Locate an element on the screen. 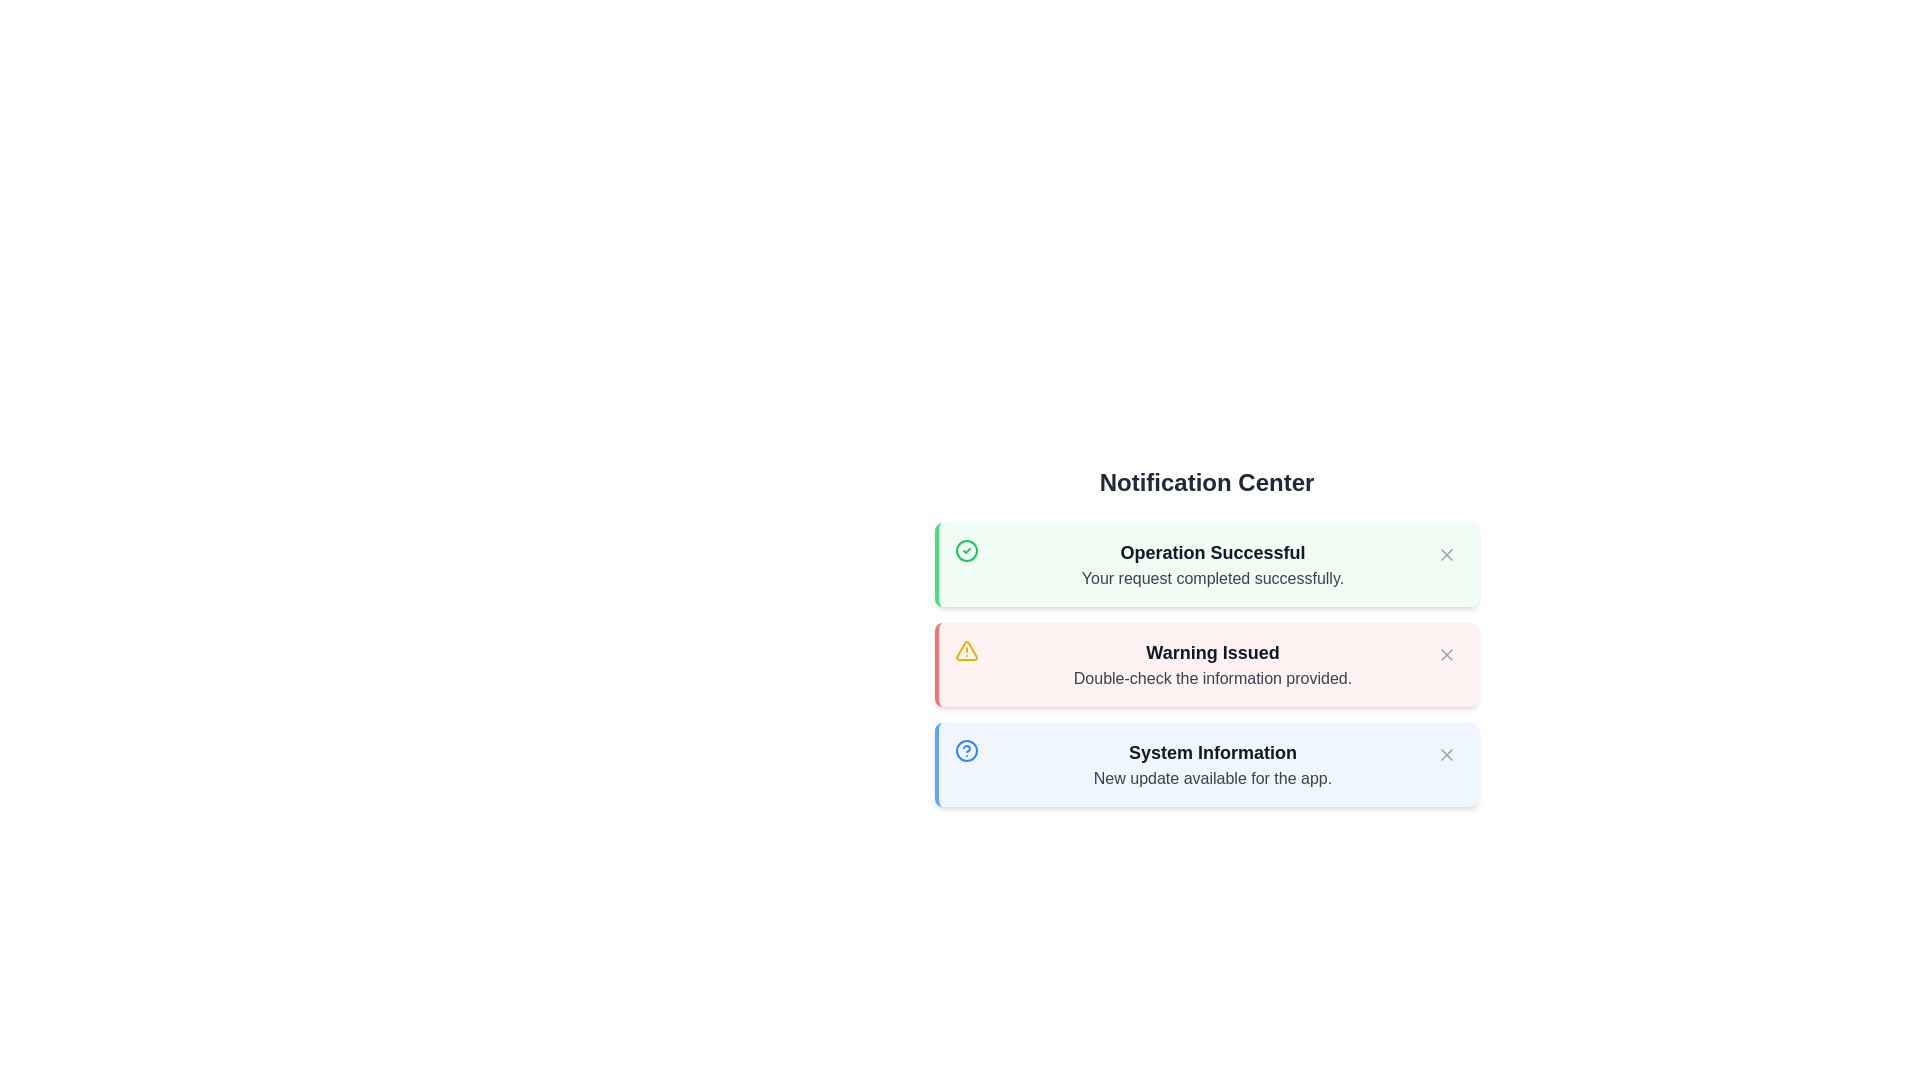  the triangular alert icon with yellow strokes, which is part of the 'Warning Issued' notification entry, positioned to the left of the text content is located at coordinates (966, 651).